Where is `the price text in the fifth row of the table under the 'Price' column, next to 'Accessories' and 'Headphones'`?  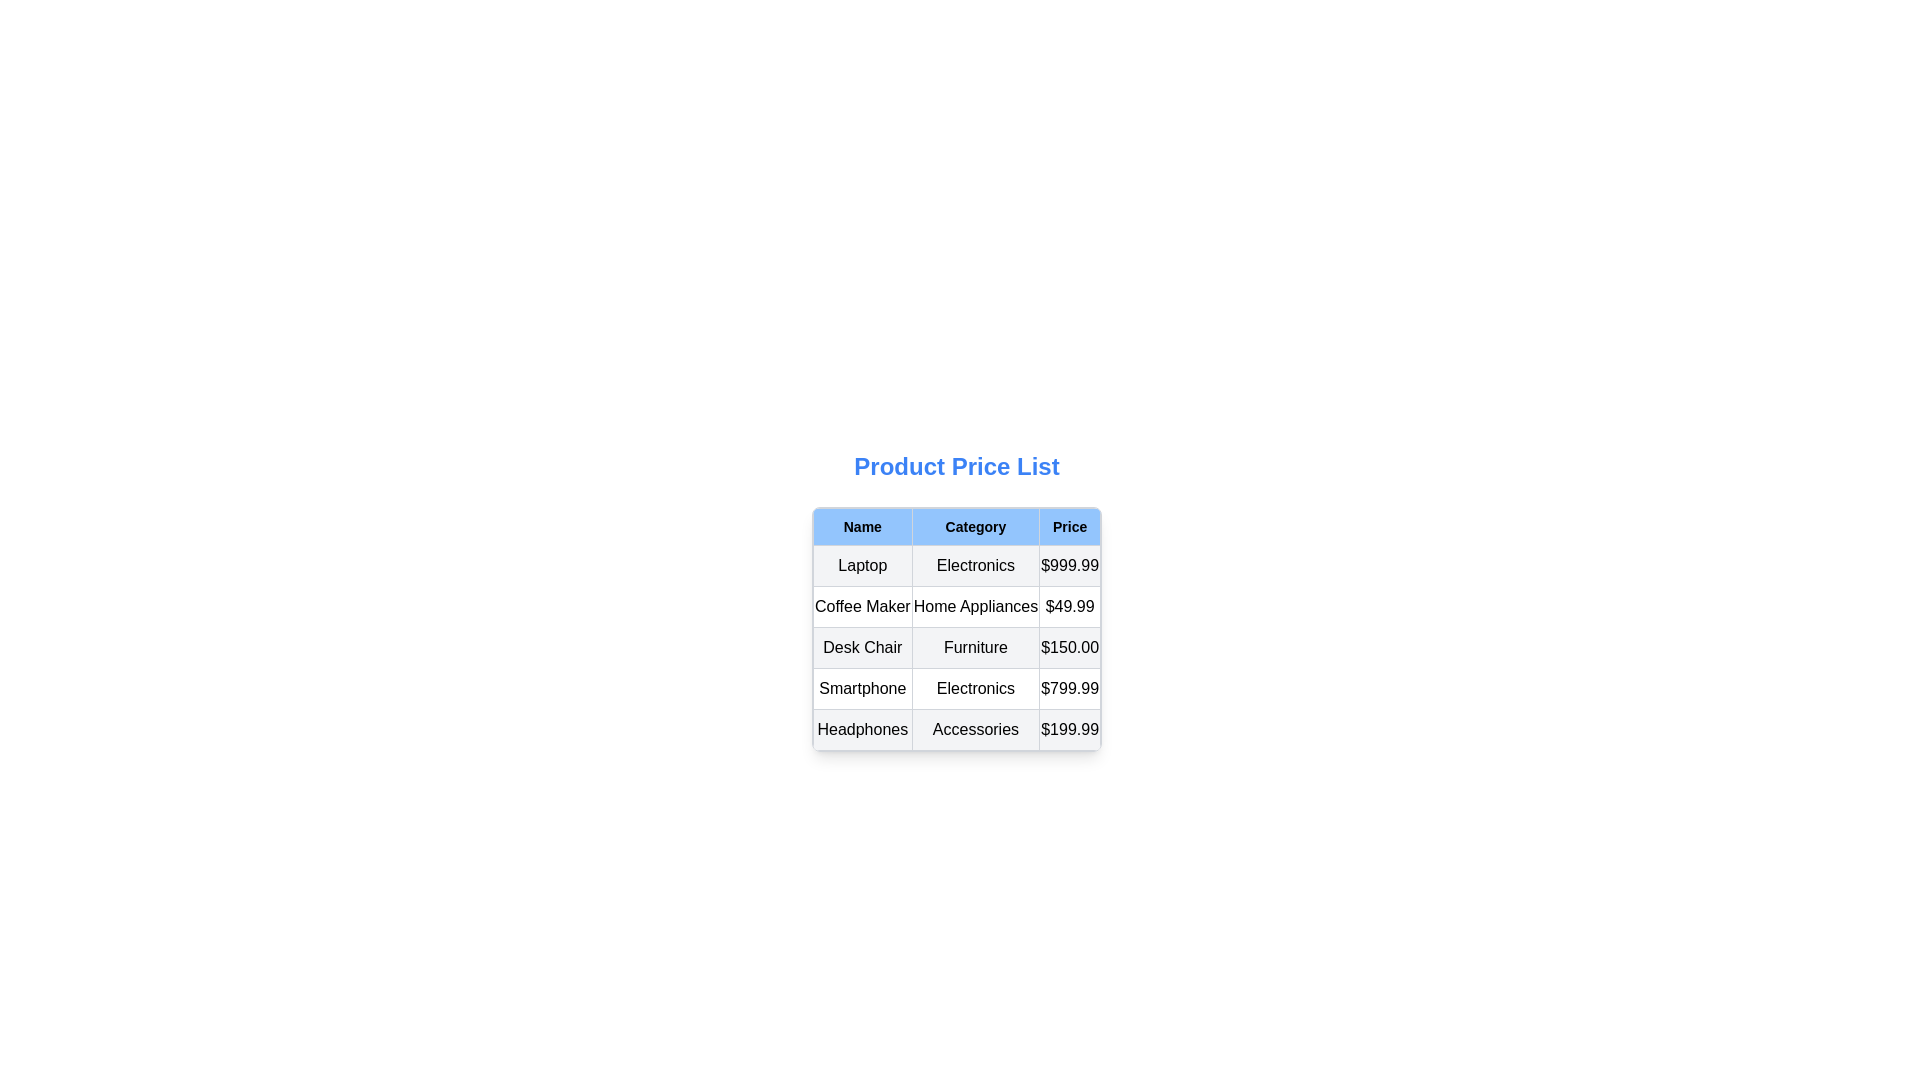 the price text in the fifth row of the table under the 'Price' column, next to 'Accessories' and 'Headphones' is located at coordinates (1069, 729).